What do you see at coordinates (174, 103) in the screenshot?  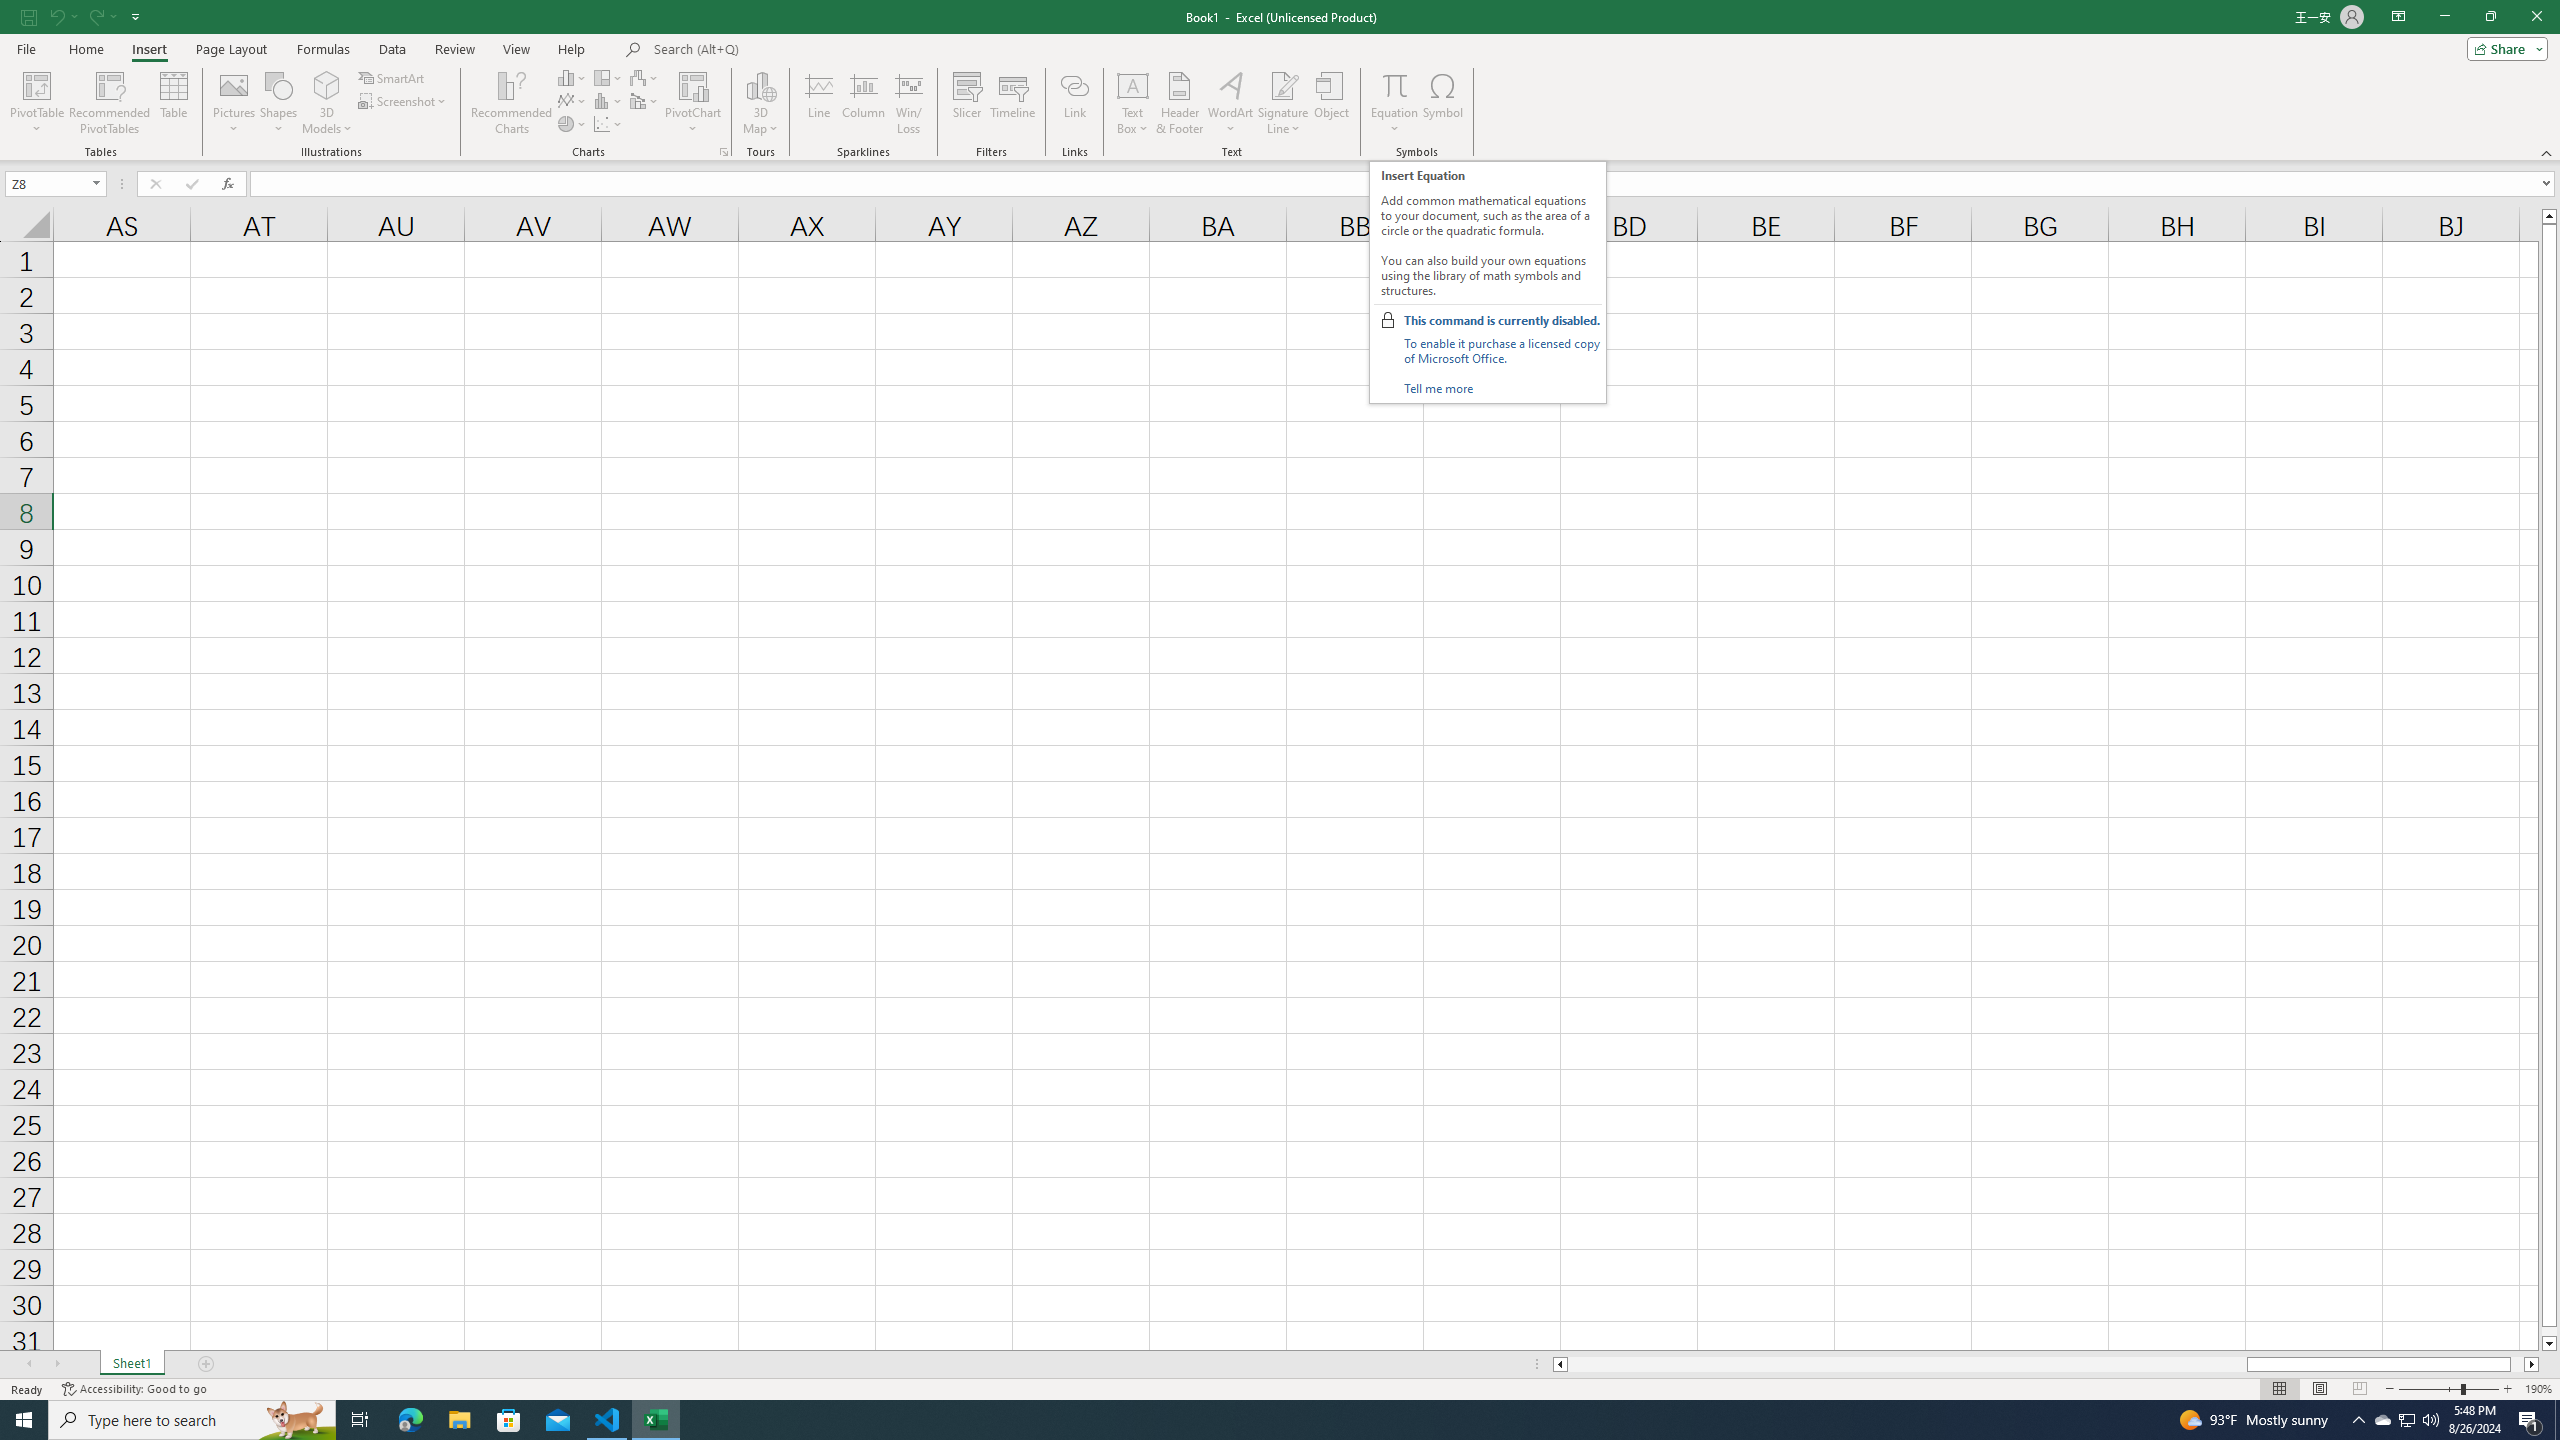 I see `'Table'` at bounding box center [174, 103].